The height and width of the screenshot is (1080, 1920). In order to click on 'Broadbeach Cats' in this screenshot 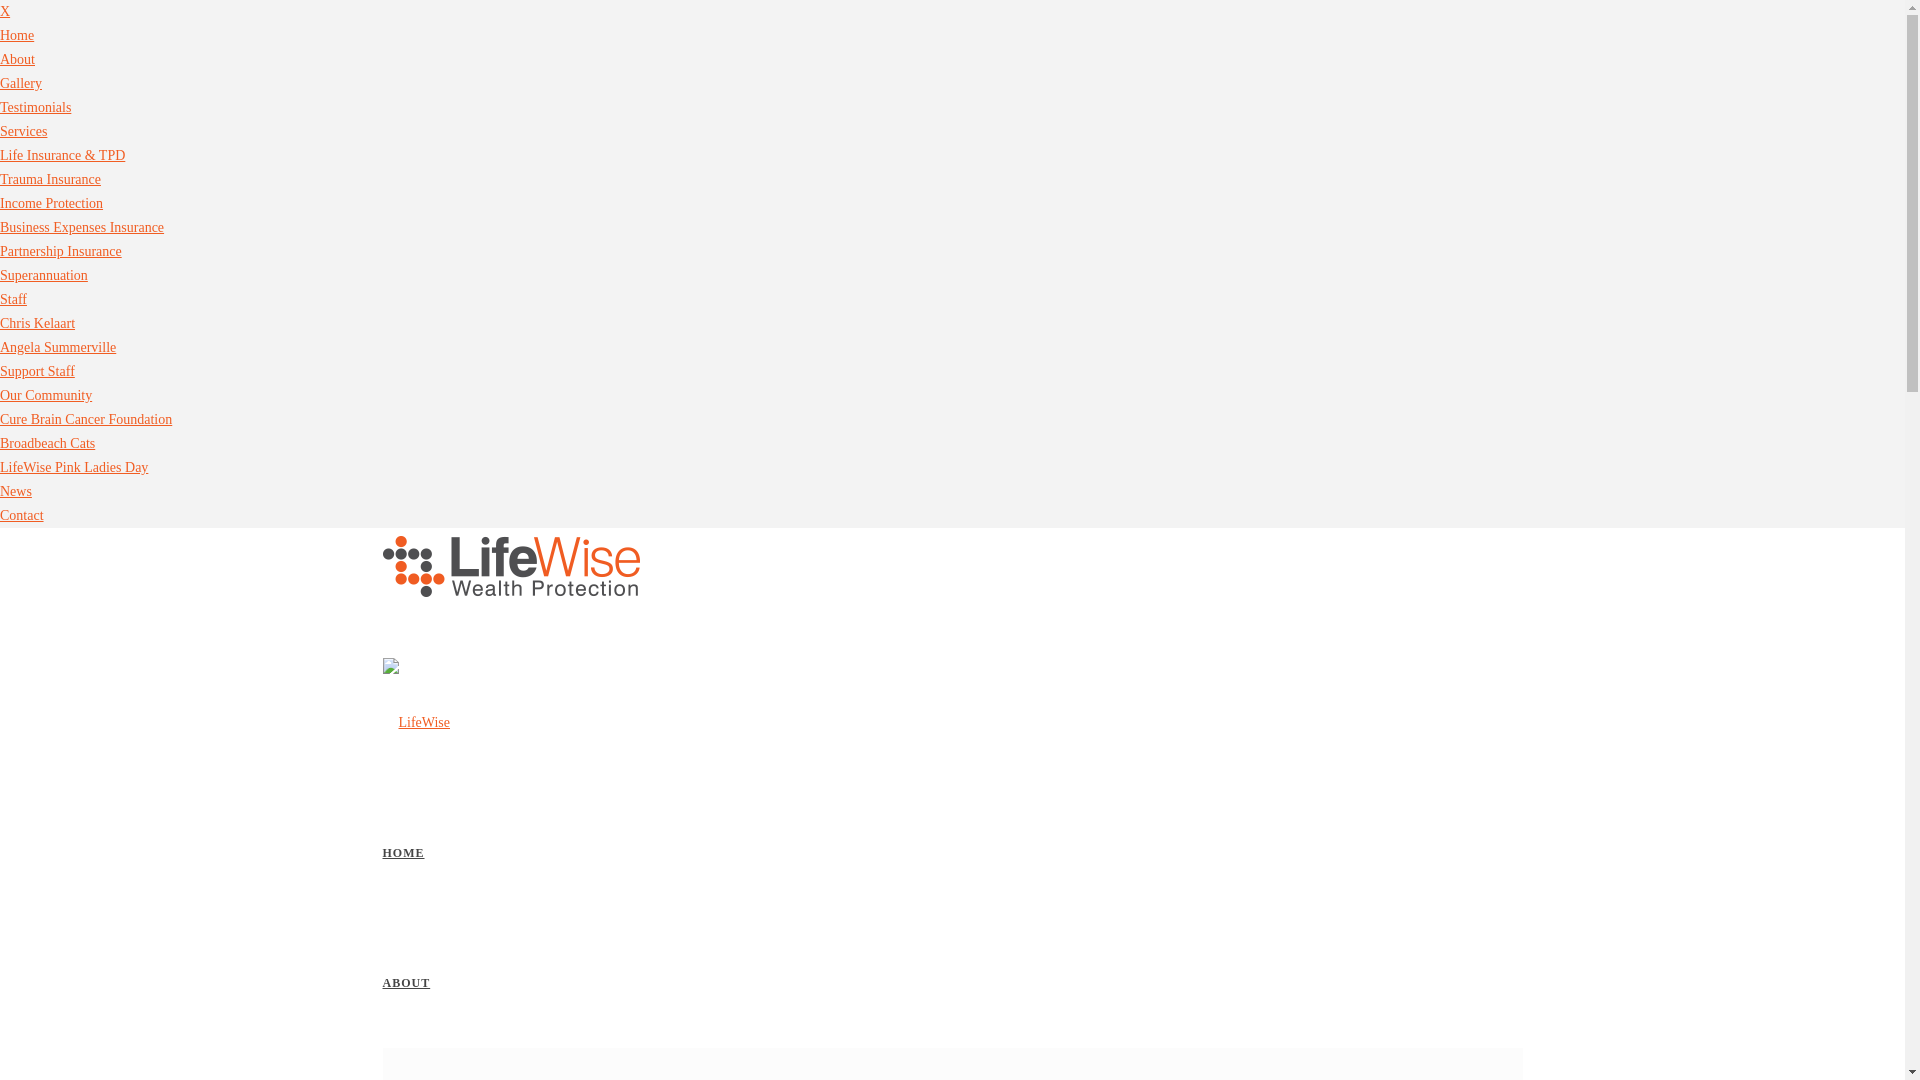, I will do `click(0, 442)`.